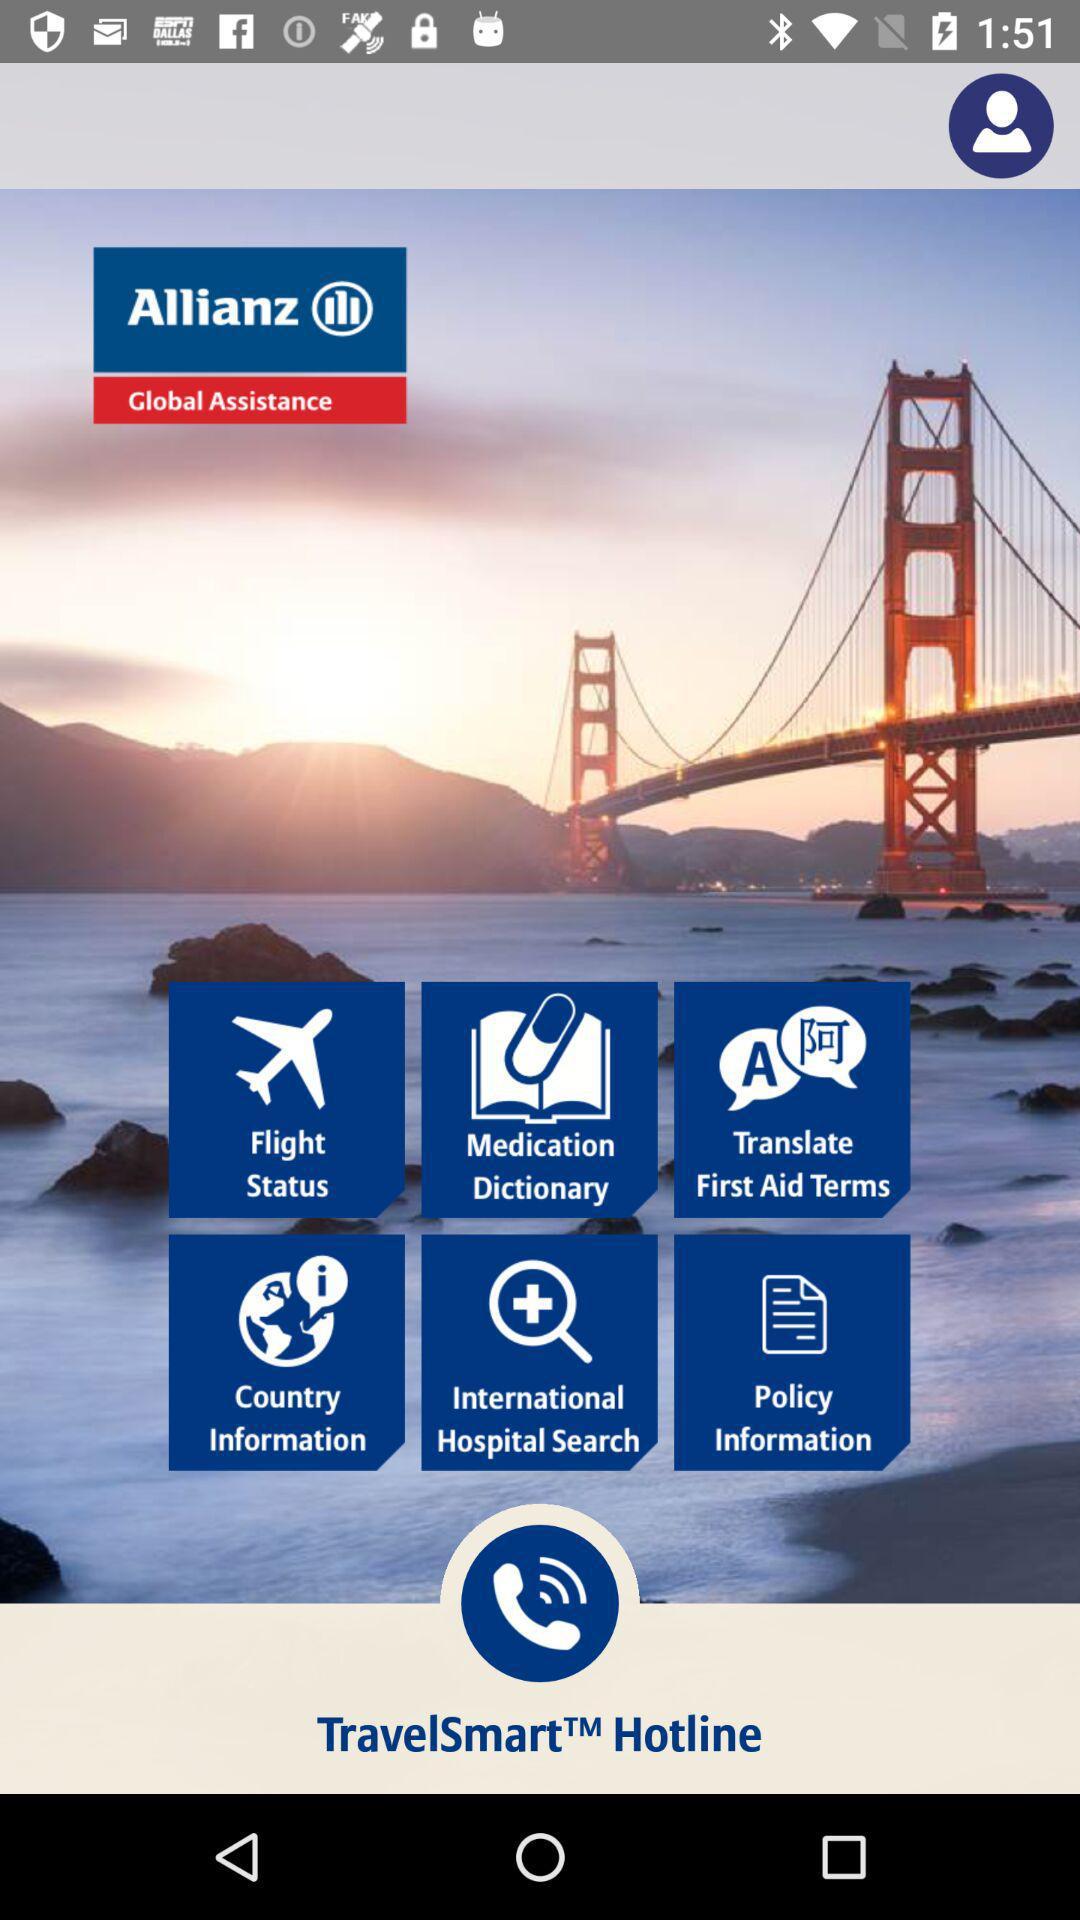 Image resolution: width=1080 pixels, height=1920 pixels. What do you see at coordinates (1001, 124) in the screenshot?
I see `profile` at bounding box center [1001, 124].